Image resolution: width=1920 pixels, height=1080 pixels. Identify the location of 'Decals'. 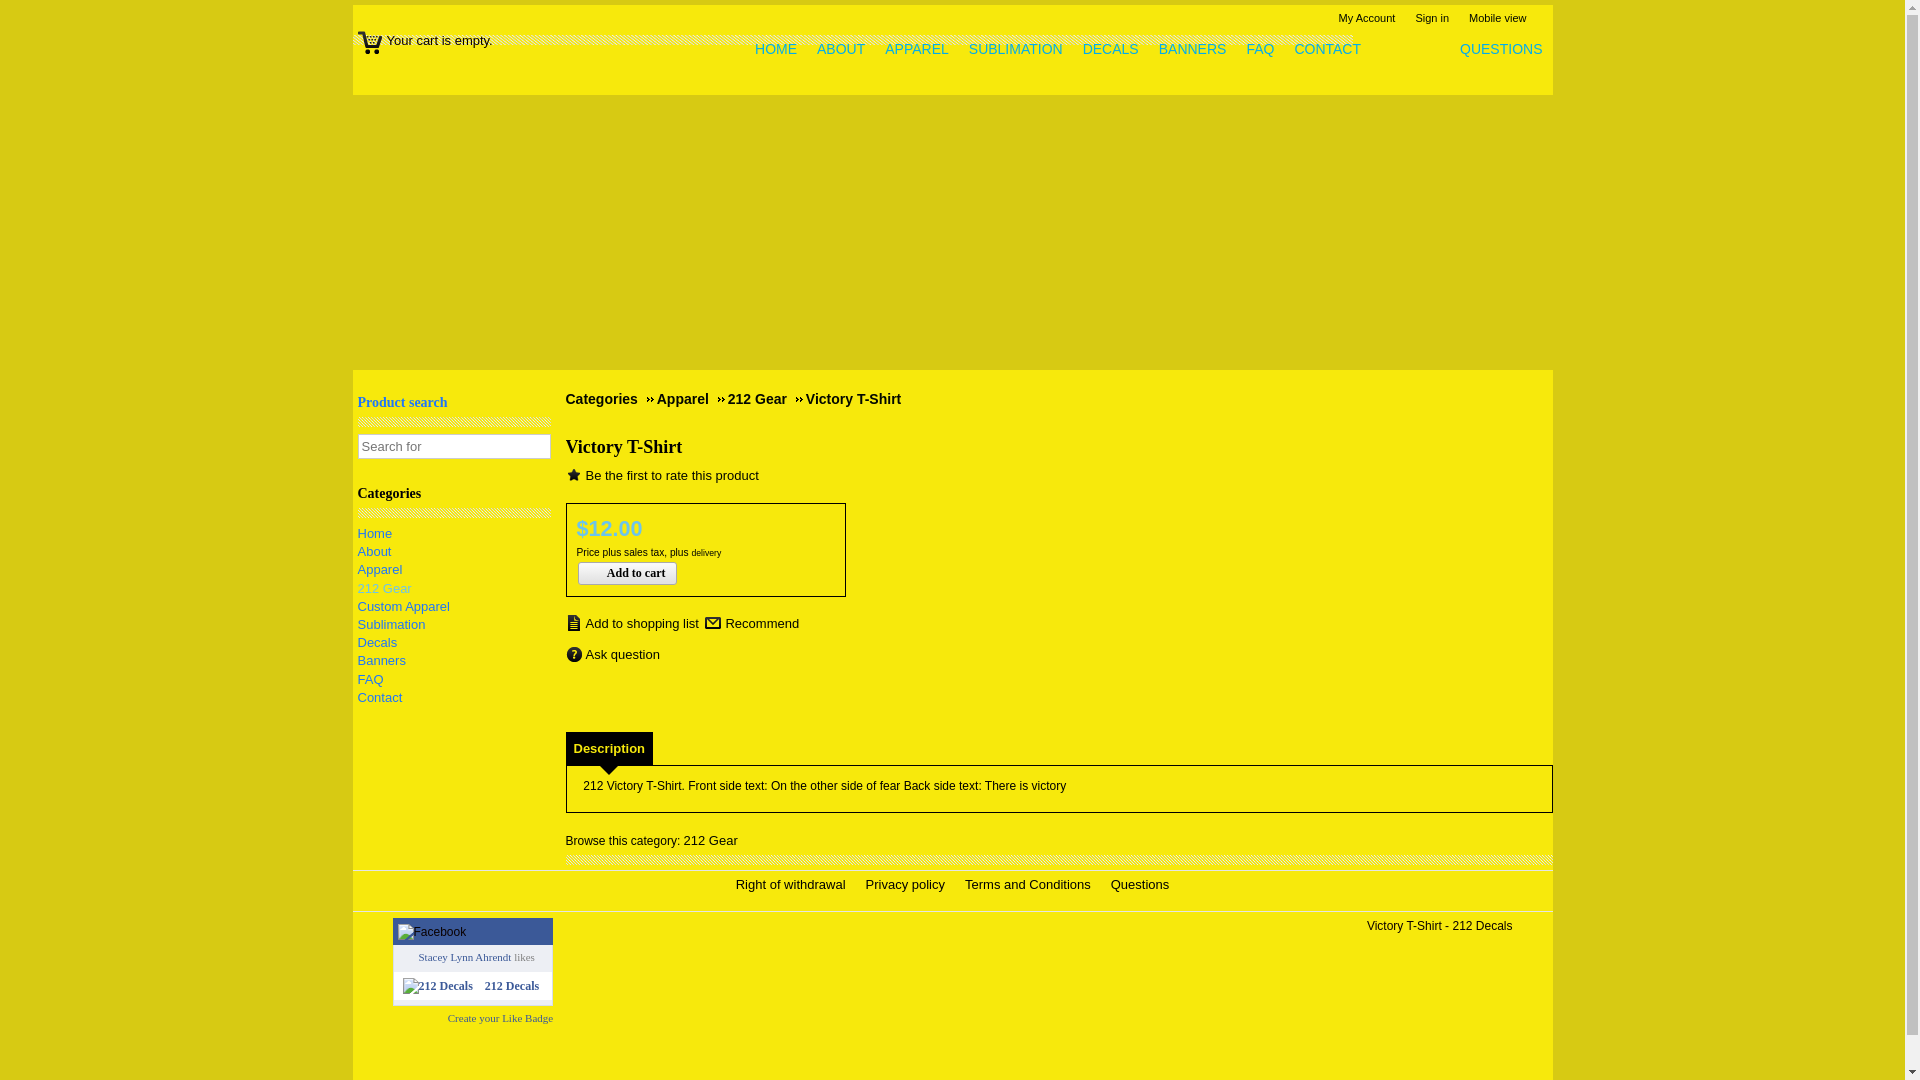
(378, 642).